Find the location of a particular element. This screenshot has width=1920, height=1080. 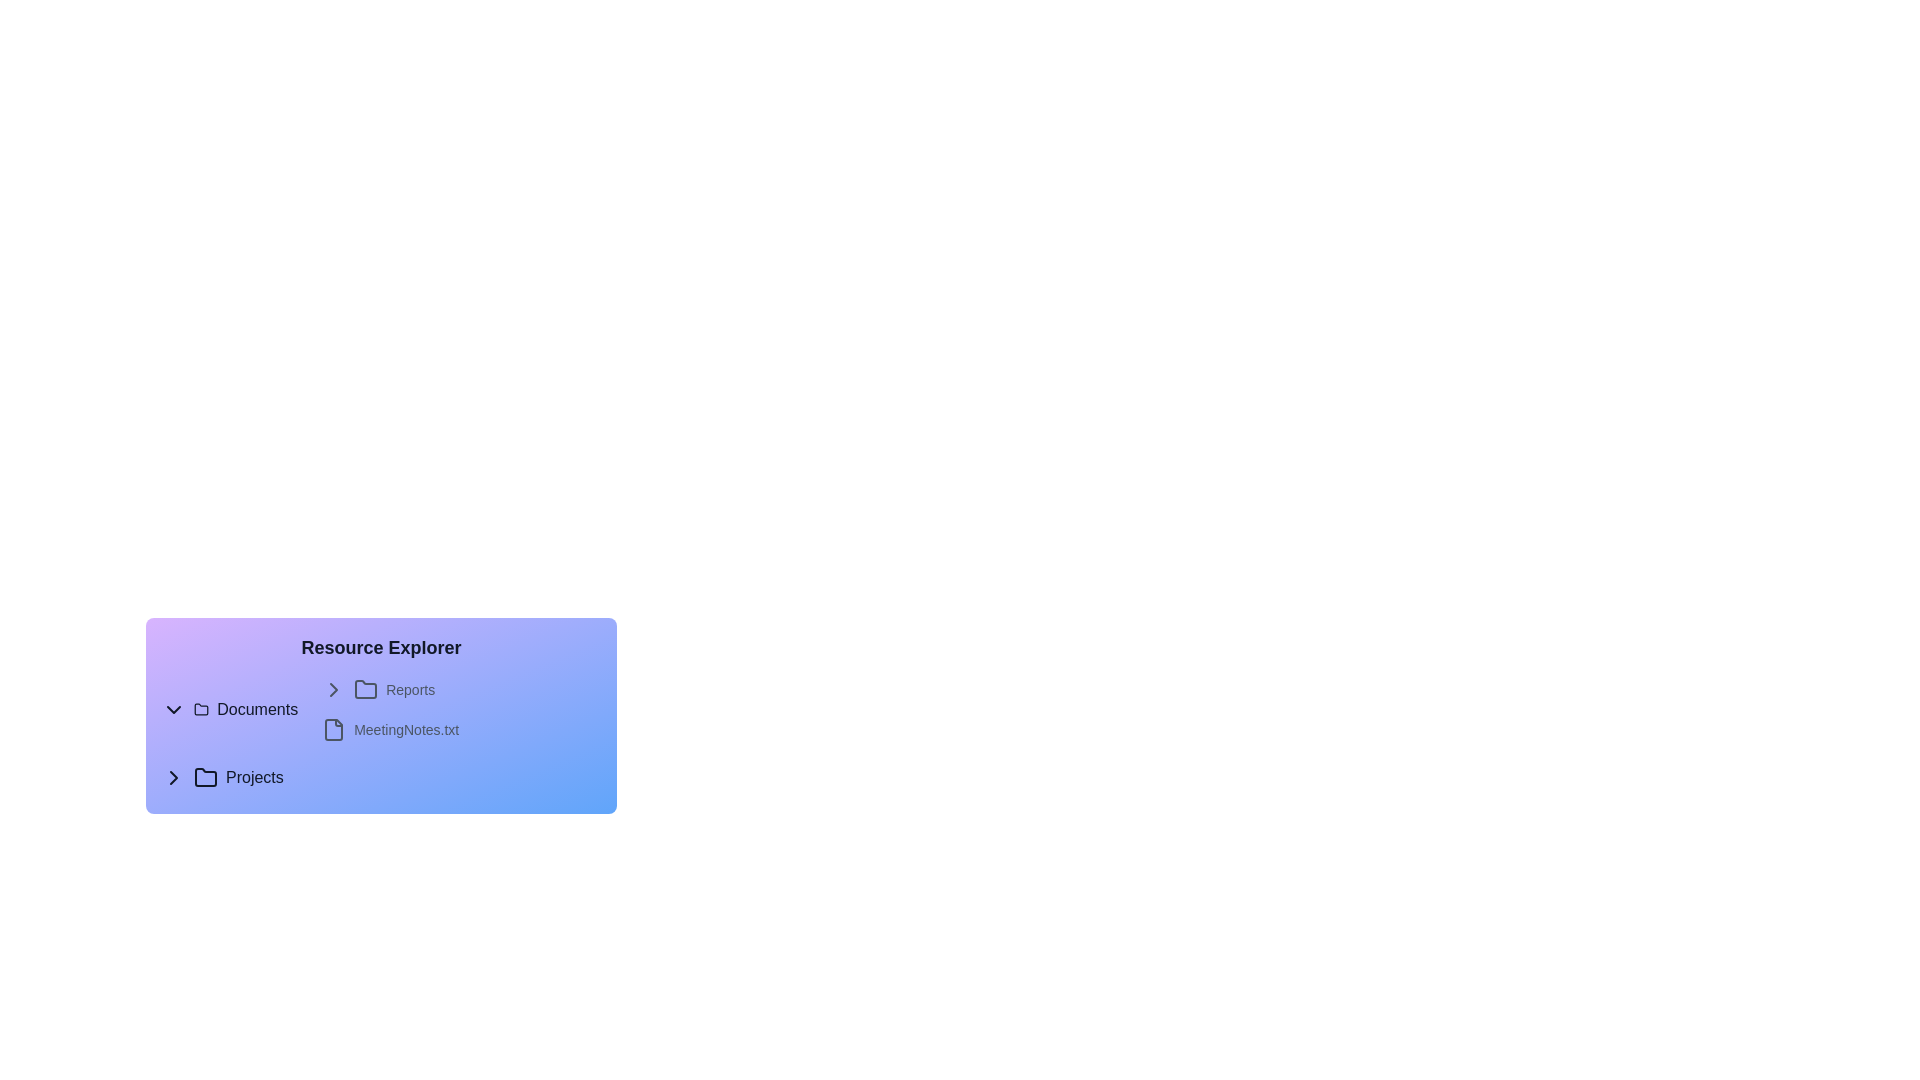

the small folder icon located is located at coordinates (366, 688).